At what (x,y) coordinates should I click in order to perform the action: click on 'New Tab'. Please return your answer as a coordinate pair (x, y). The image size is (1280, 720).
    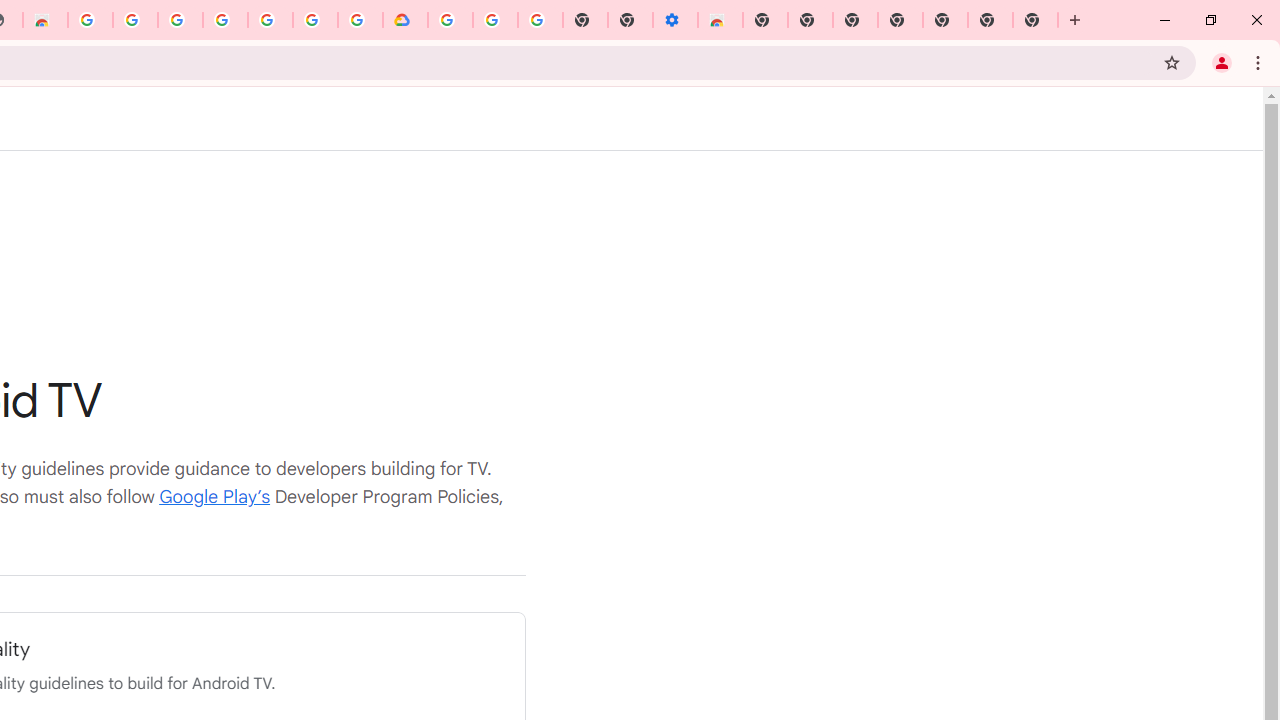
    Looking at the image, I should click on (1035, 20).